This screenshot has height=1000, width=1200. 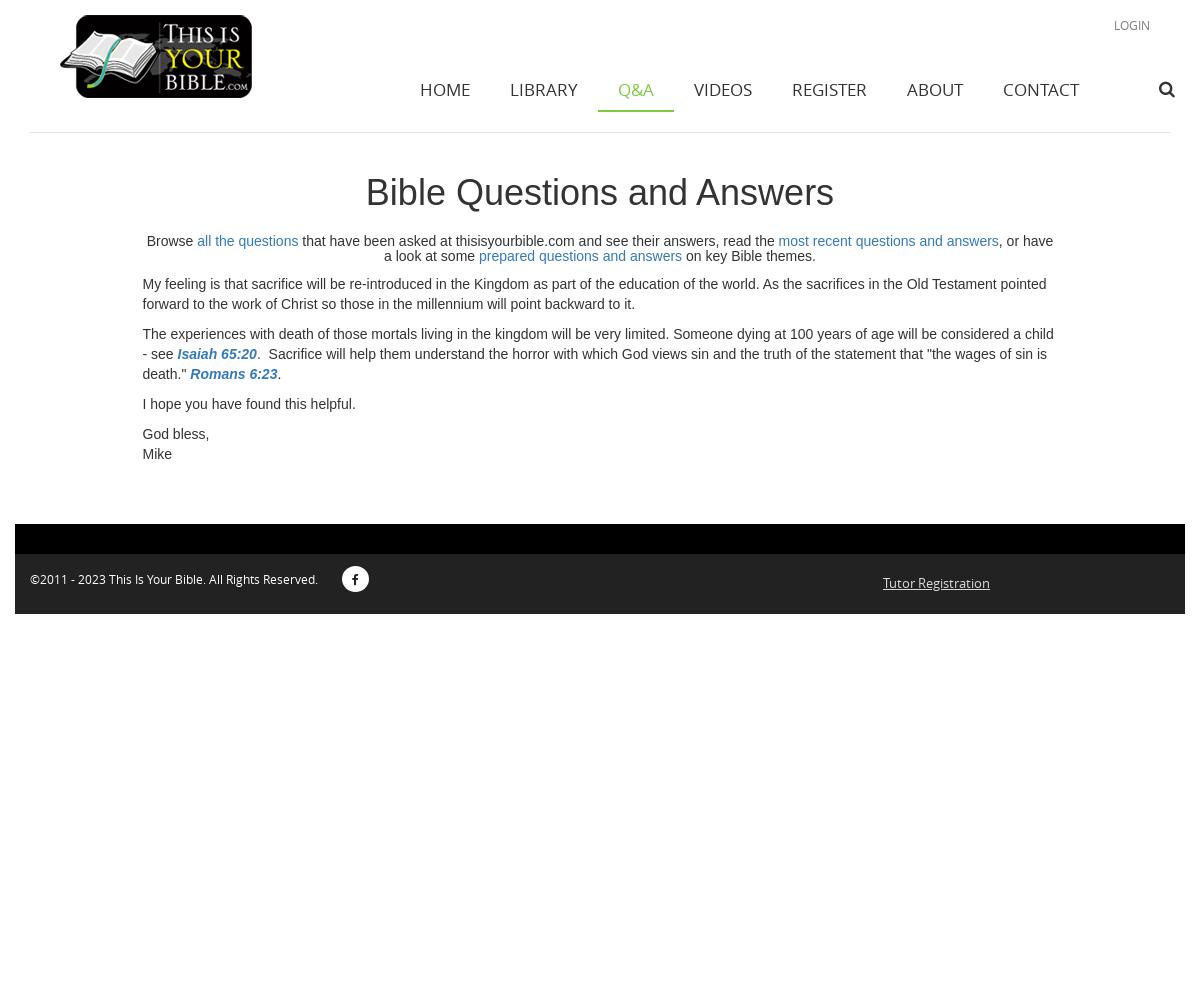 I want to click on 'HOME', so click(x=444, y=88).